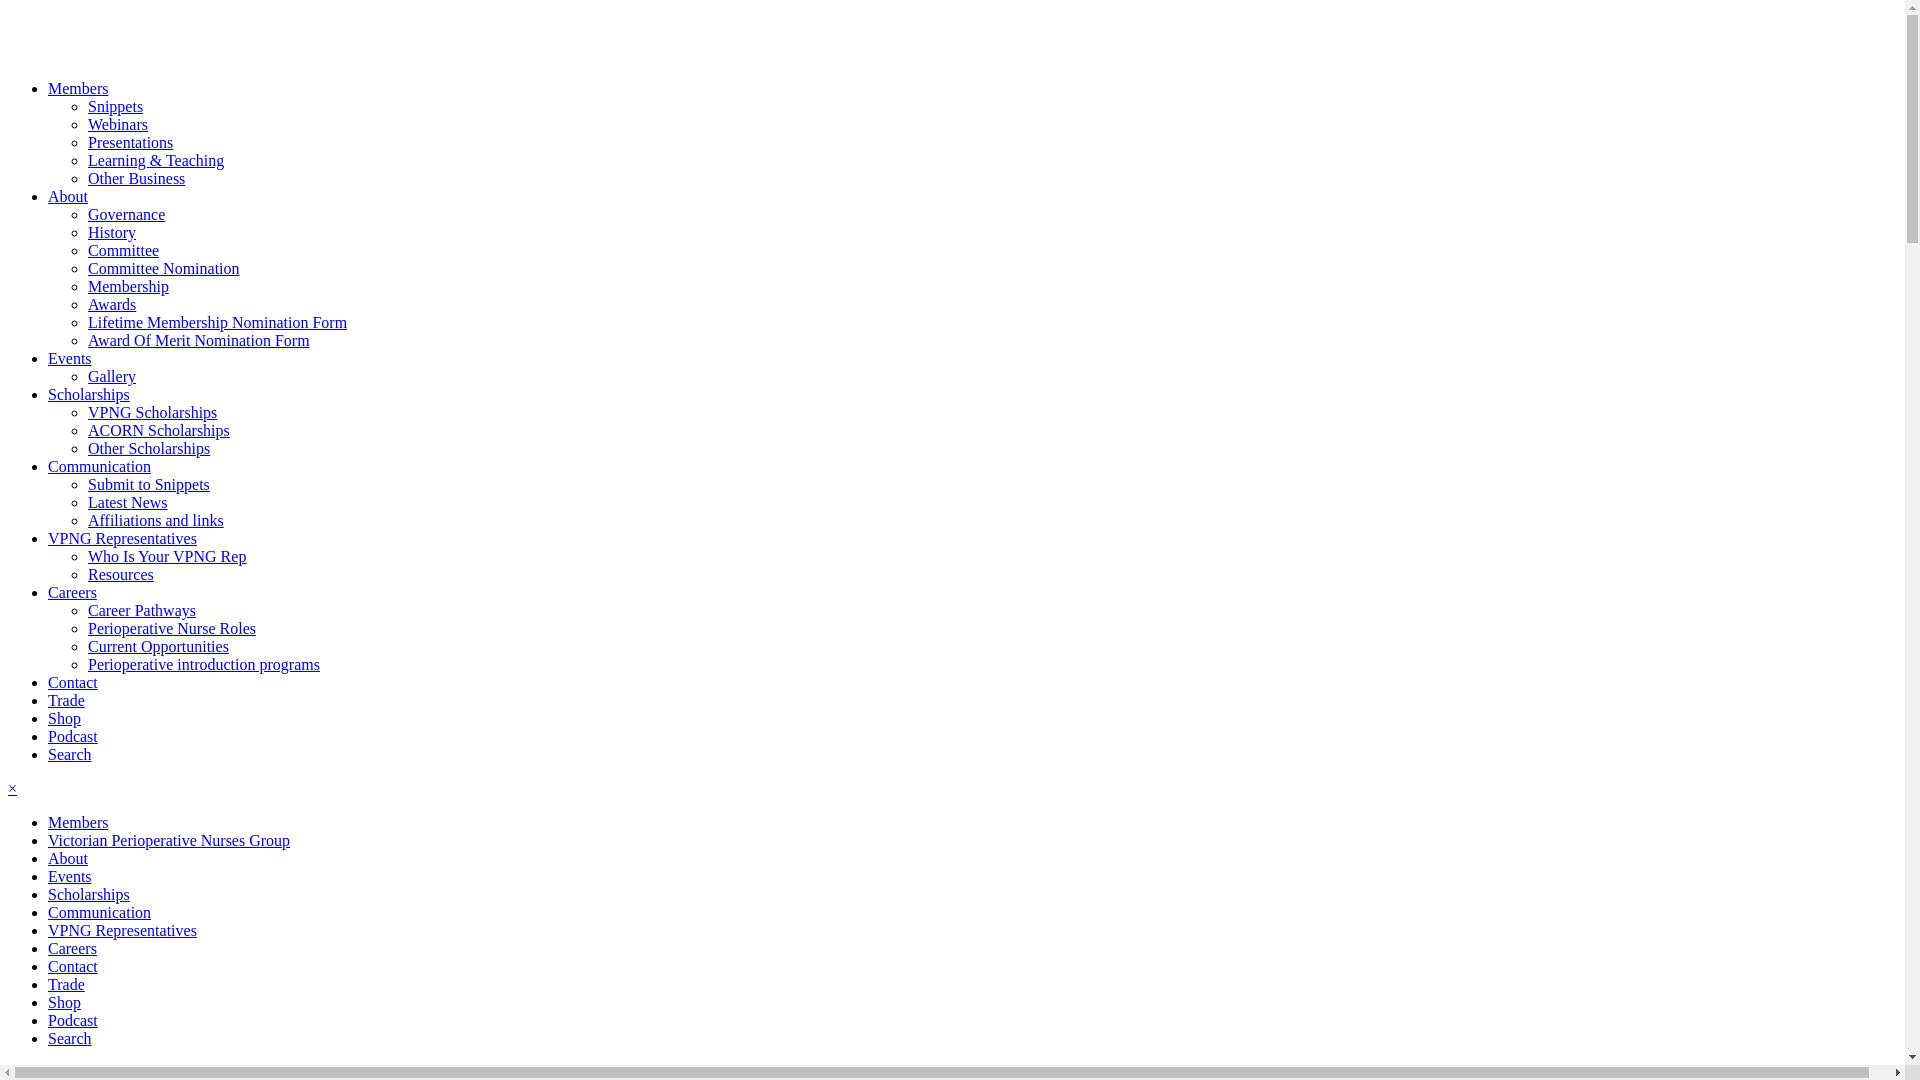 This screenshot has height=1080, width=1920. I want to click on 'Contact', so click(72, 965).